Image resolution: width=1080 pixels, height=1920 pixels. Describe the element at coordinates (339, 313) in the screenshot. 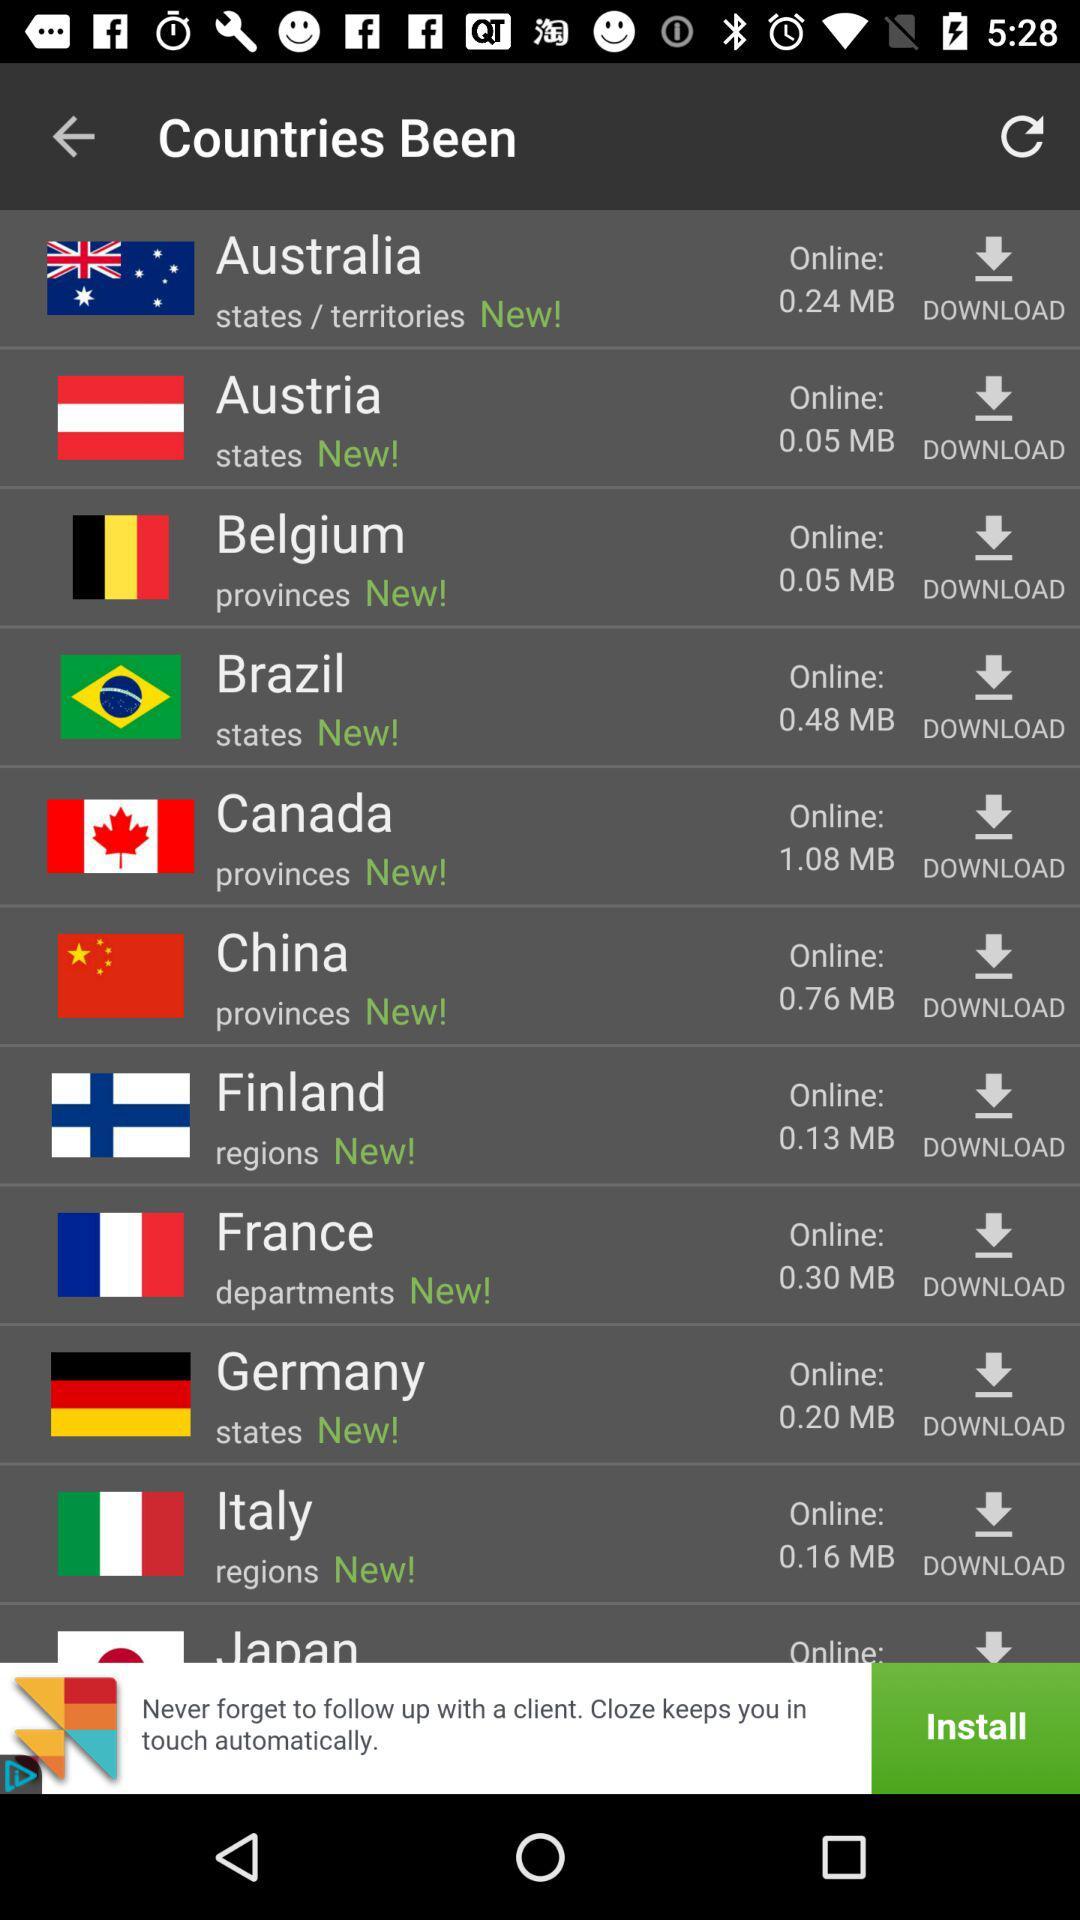

I see `the item next to new! item` at that location.